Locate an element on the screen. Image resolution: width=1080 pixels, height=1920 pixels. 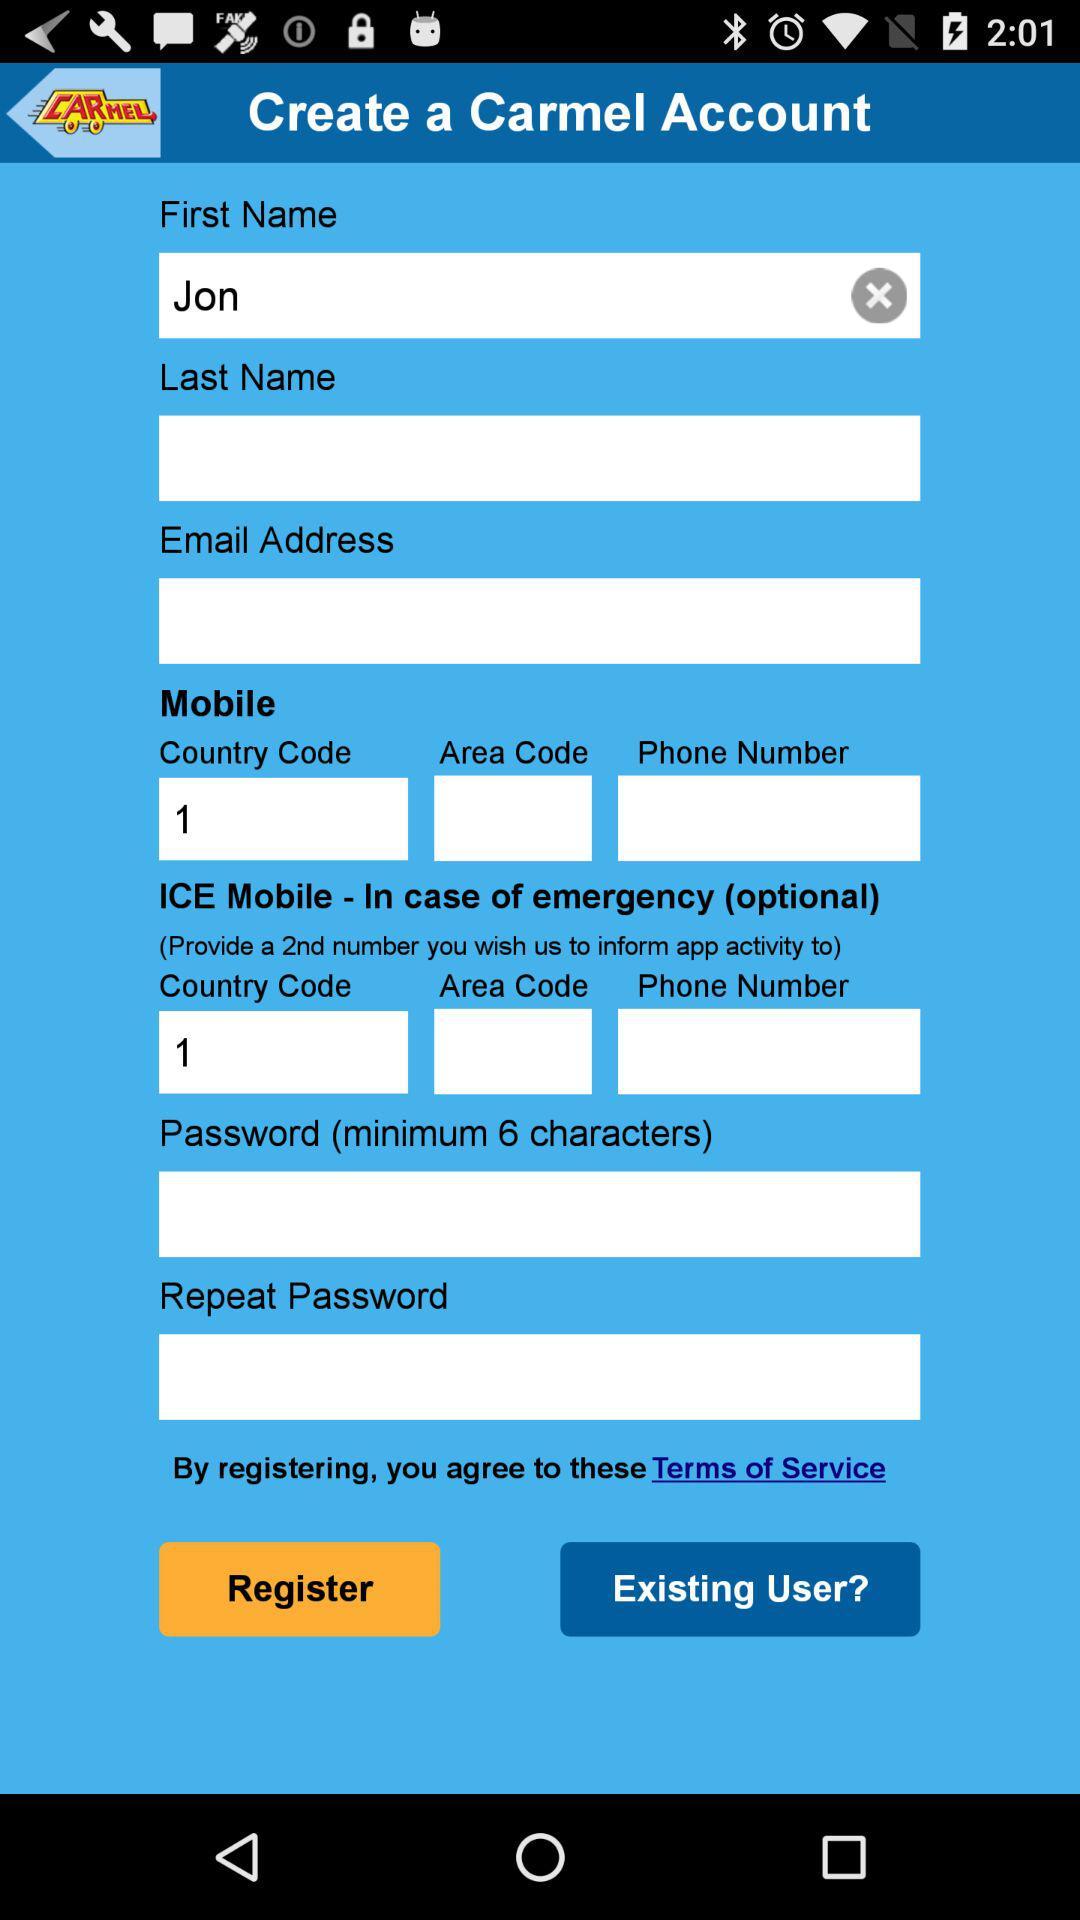
item below by registering you item is located at coordinates (740, 1588).